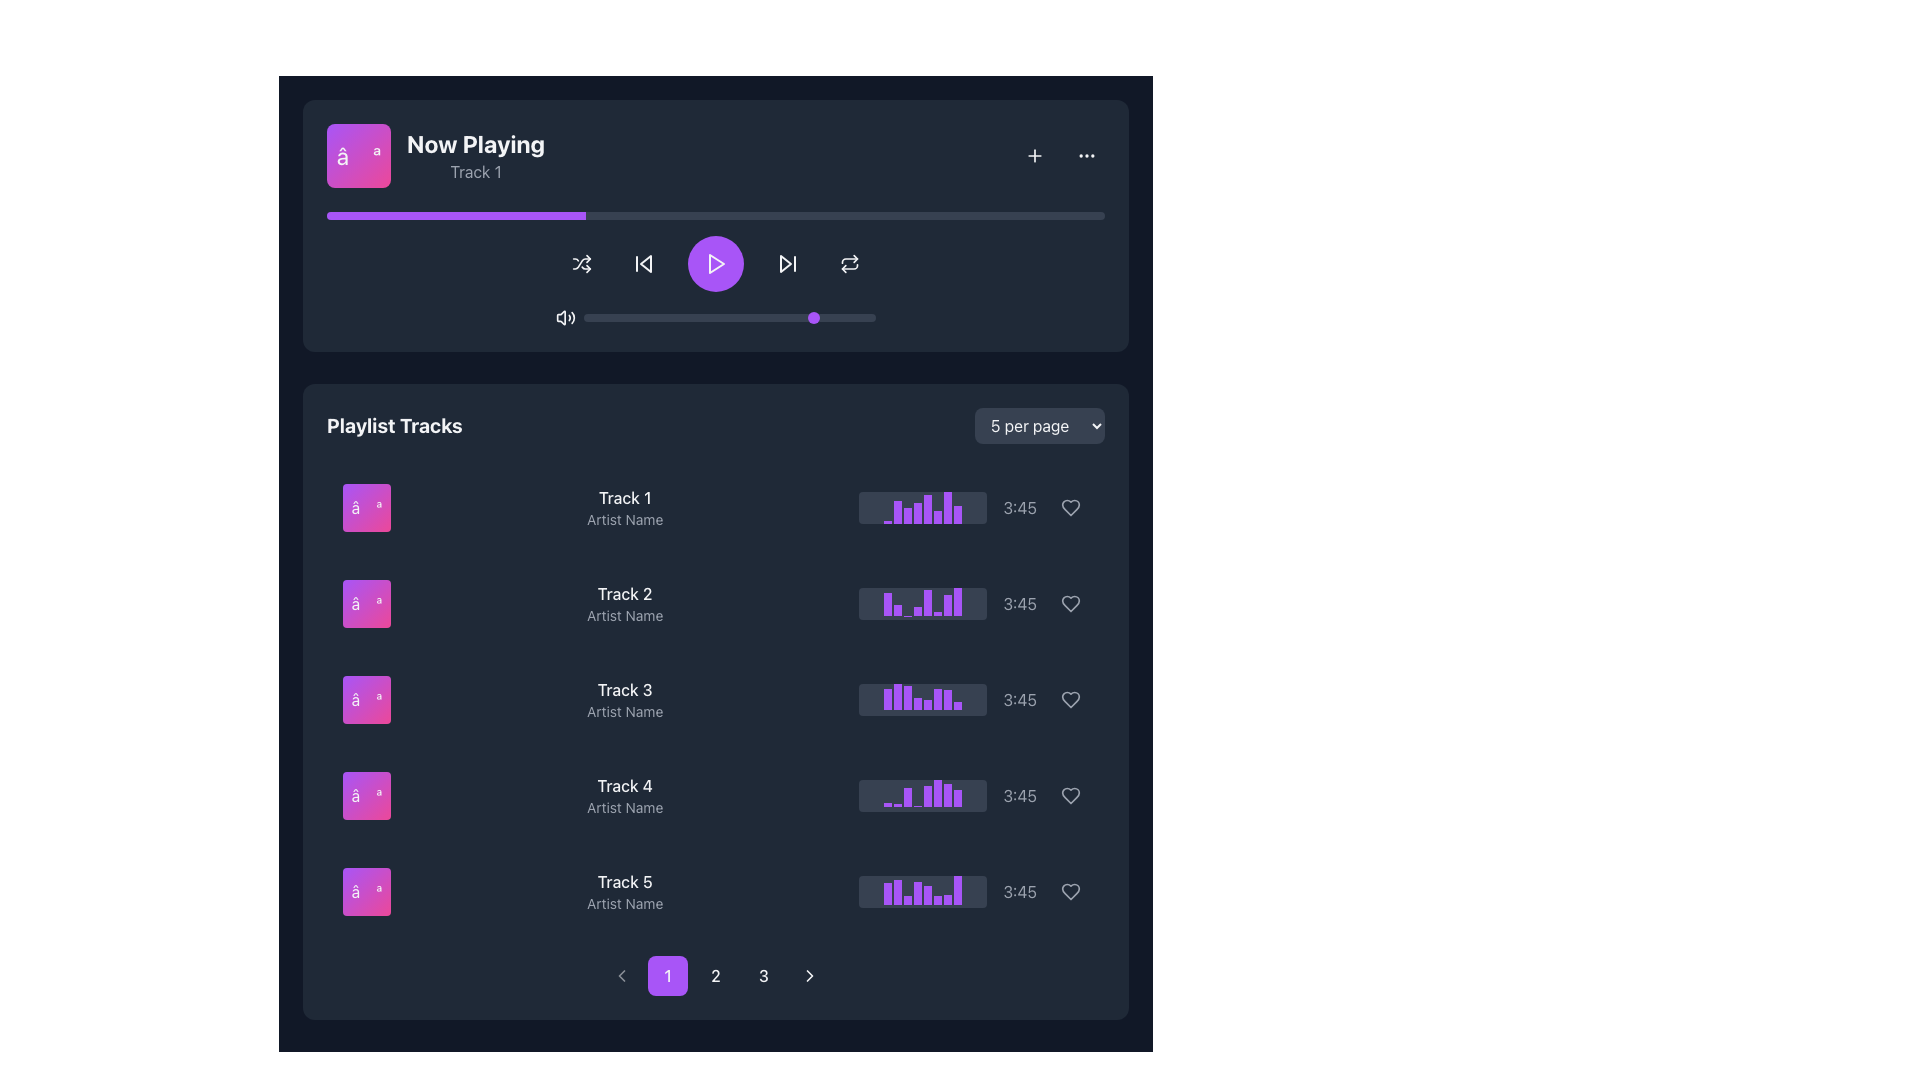  I want to click on the text label displaying the artist's name for 'Track 4' in the playlist, so click(624, 806).